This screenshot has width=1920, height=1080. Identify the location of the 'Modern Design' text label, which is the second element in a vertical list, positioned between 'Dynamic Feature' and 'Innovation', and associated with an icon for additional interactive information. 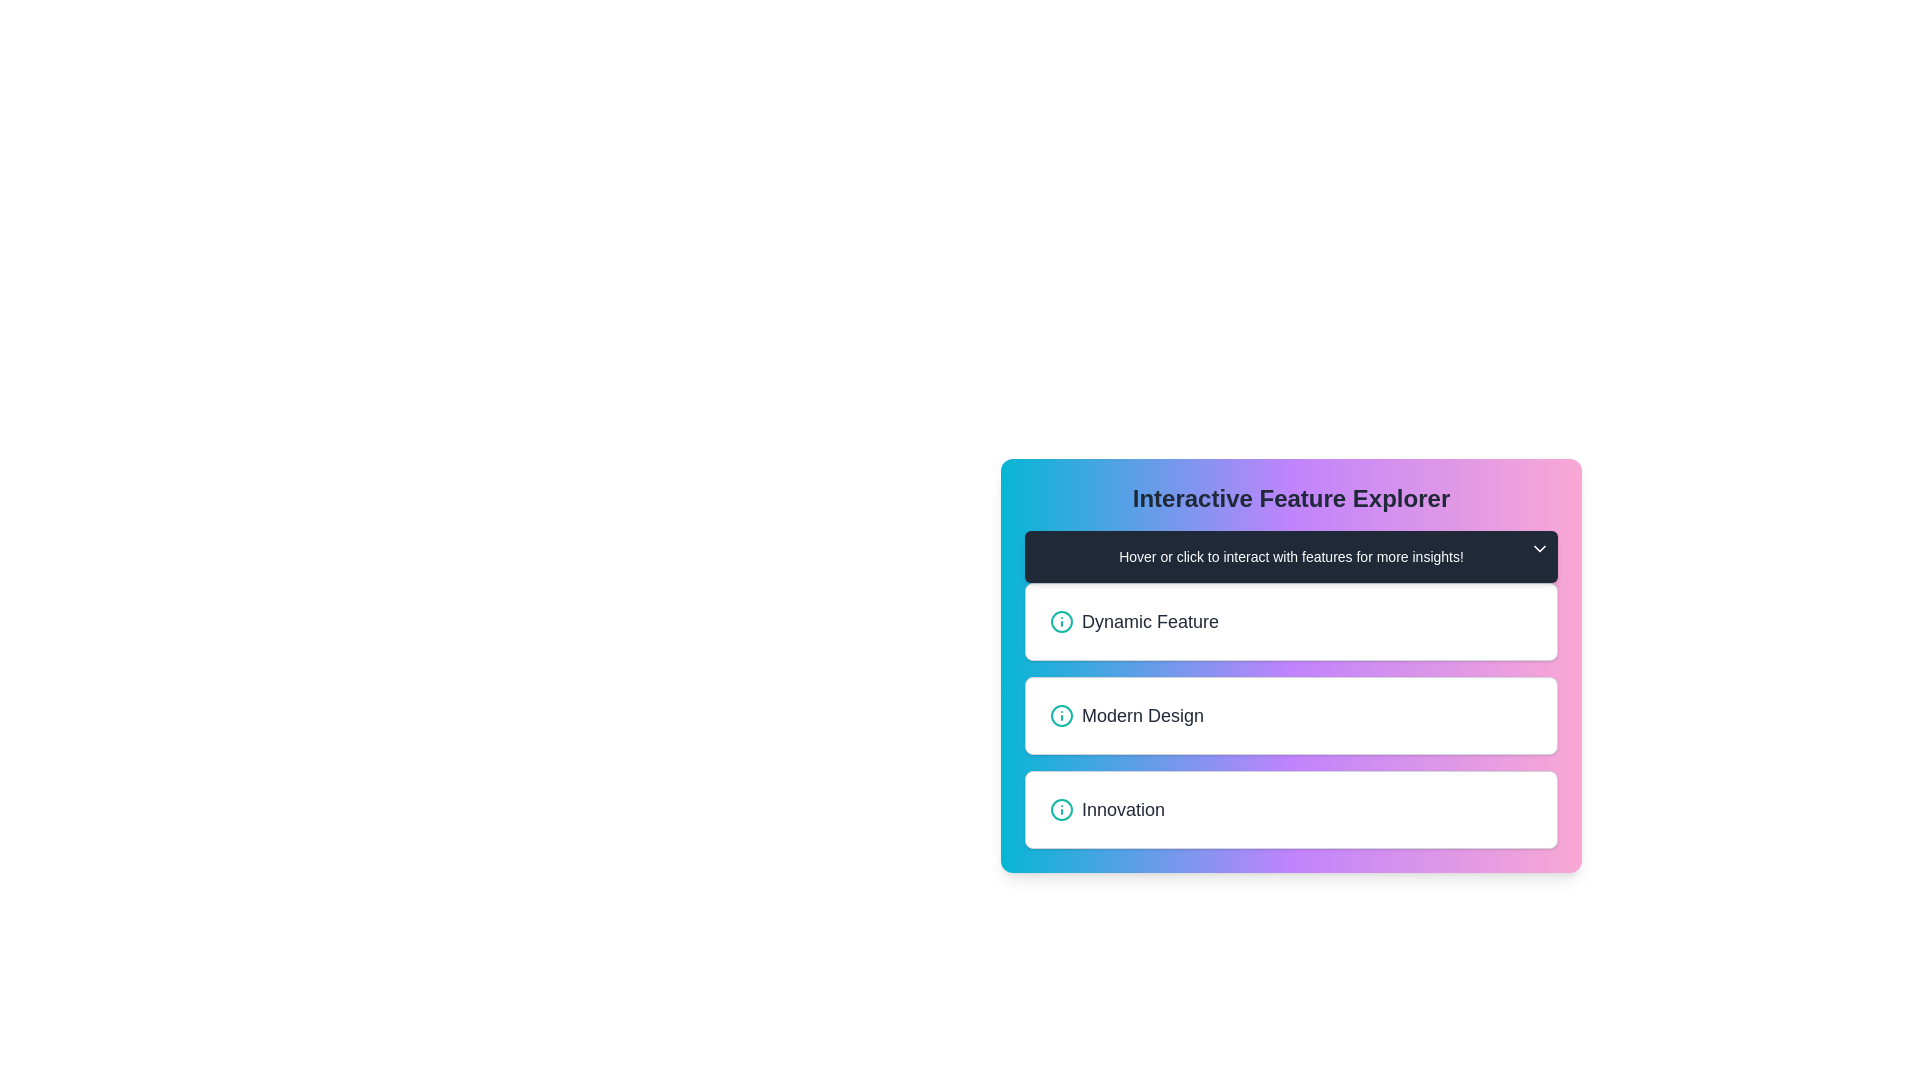
(1142, 715).